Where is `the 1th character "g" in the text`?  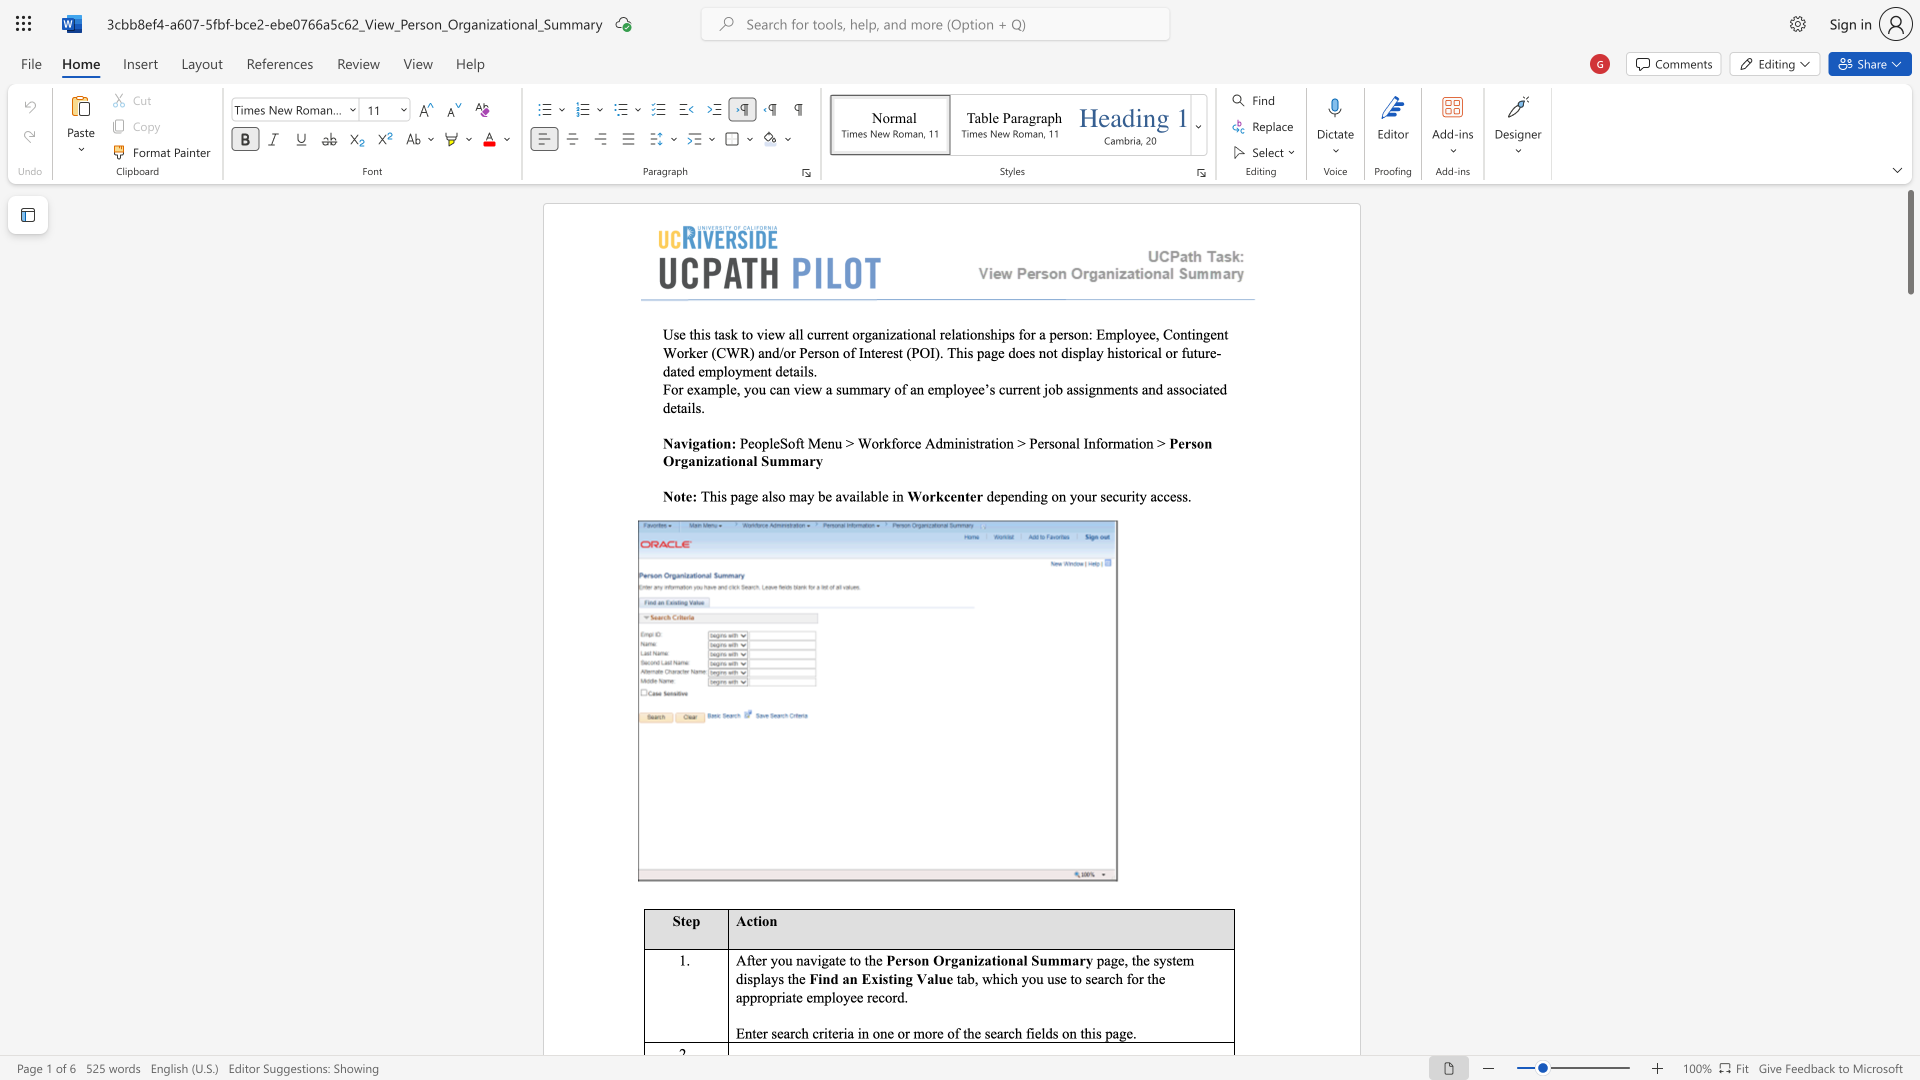 the 1th character "g" in the text is located at coordinates (747, 495).